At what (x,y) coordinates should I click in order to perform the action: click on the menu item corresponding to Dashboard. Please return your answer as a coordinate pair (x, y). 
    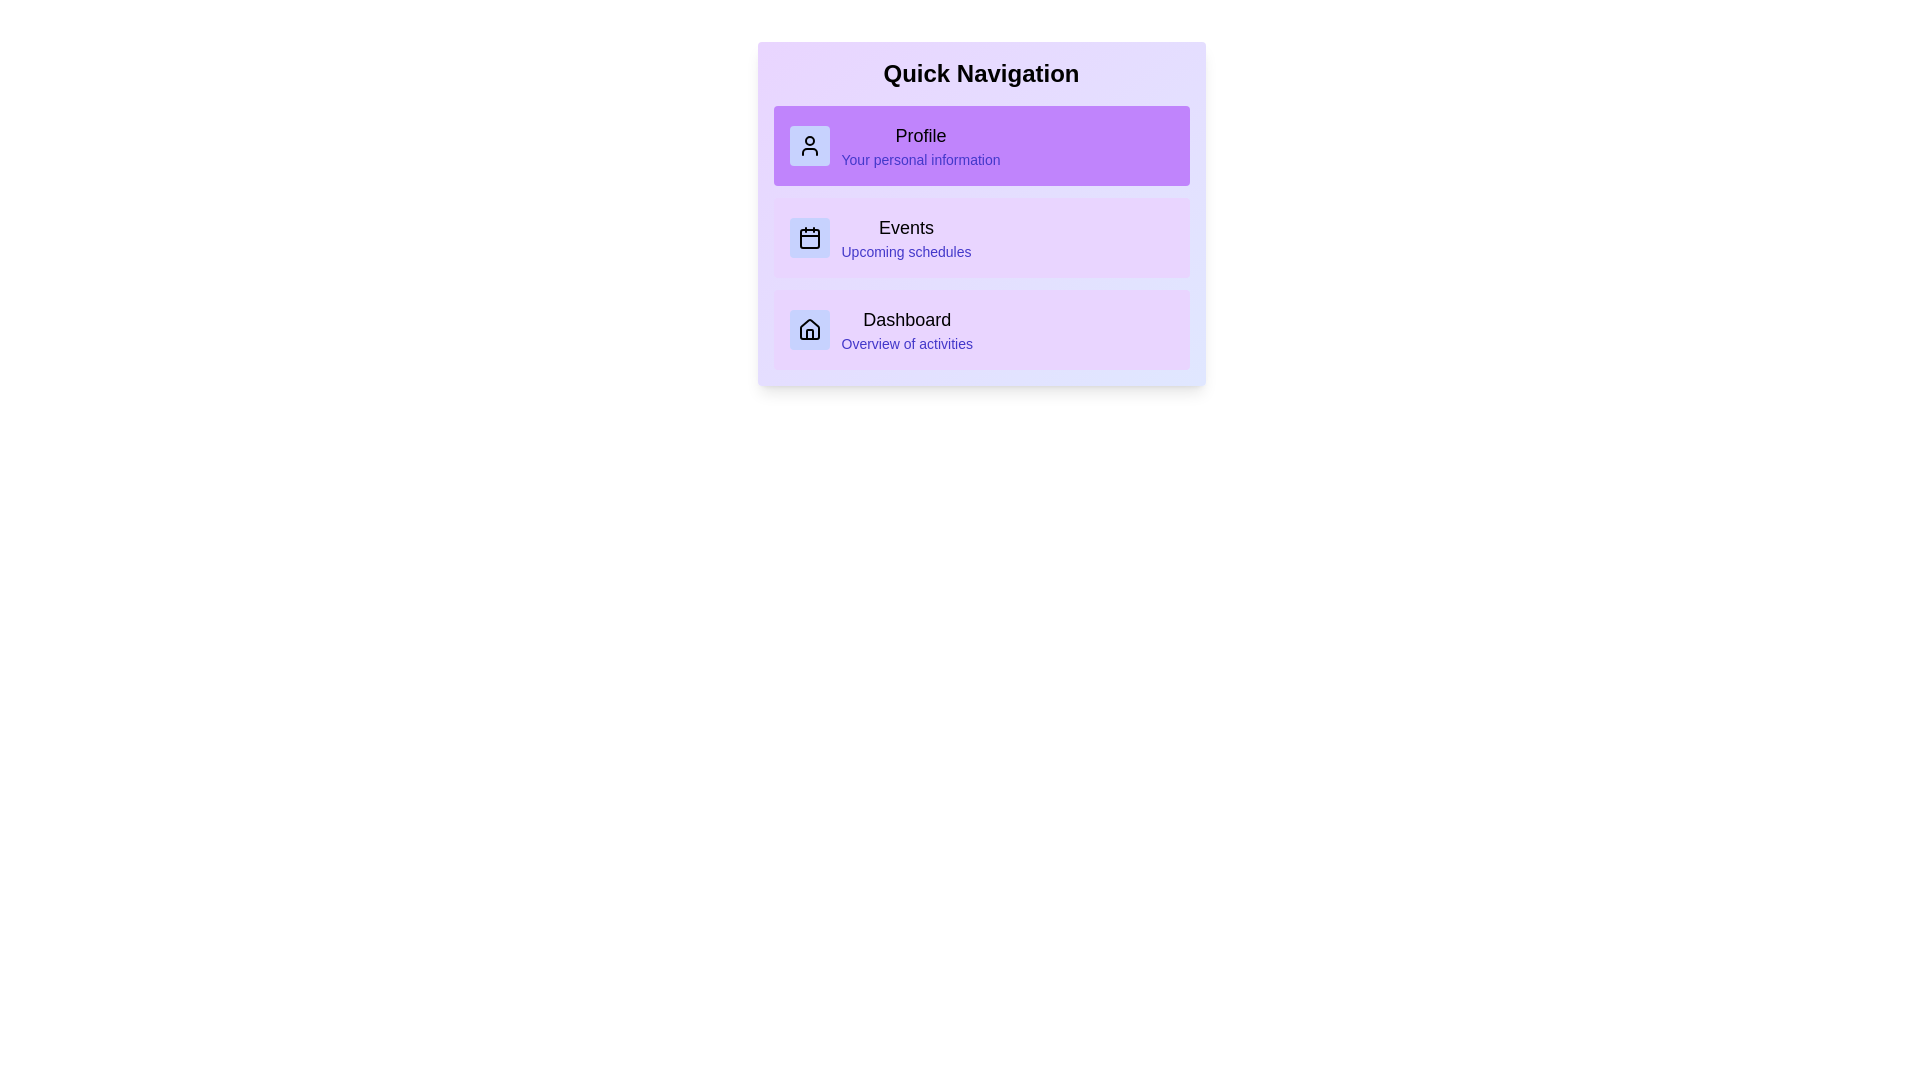
    Looking at the image, I should click on (981, 329).